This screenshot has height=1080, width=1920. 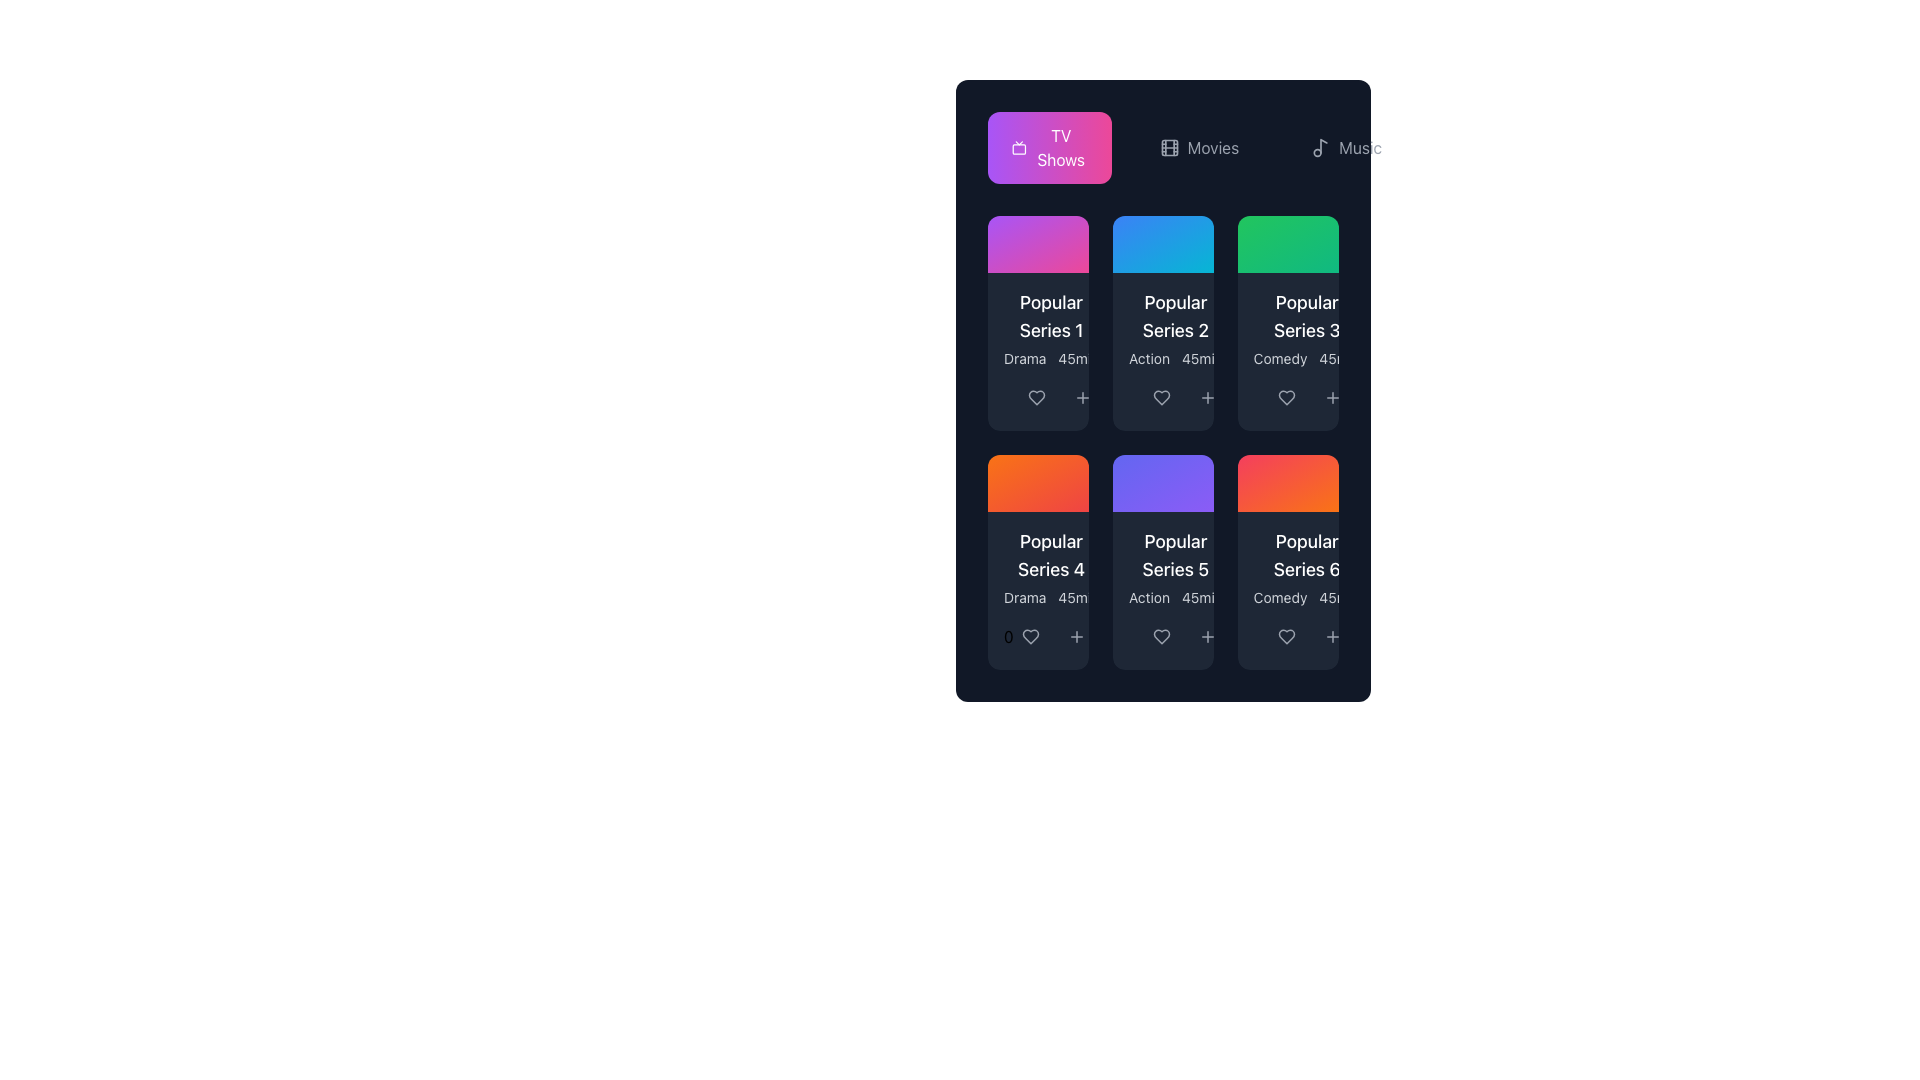 What do you see at coordinates (1324, 145) in the screenshot?
I see `the decorative graphical symbol representing the 'Music' section, located in the top menu bar to the left of the 'Music' label` at bounding box center [1324, 145].